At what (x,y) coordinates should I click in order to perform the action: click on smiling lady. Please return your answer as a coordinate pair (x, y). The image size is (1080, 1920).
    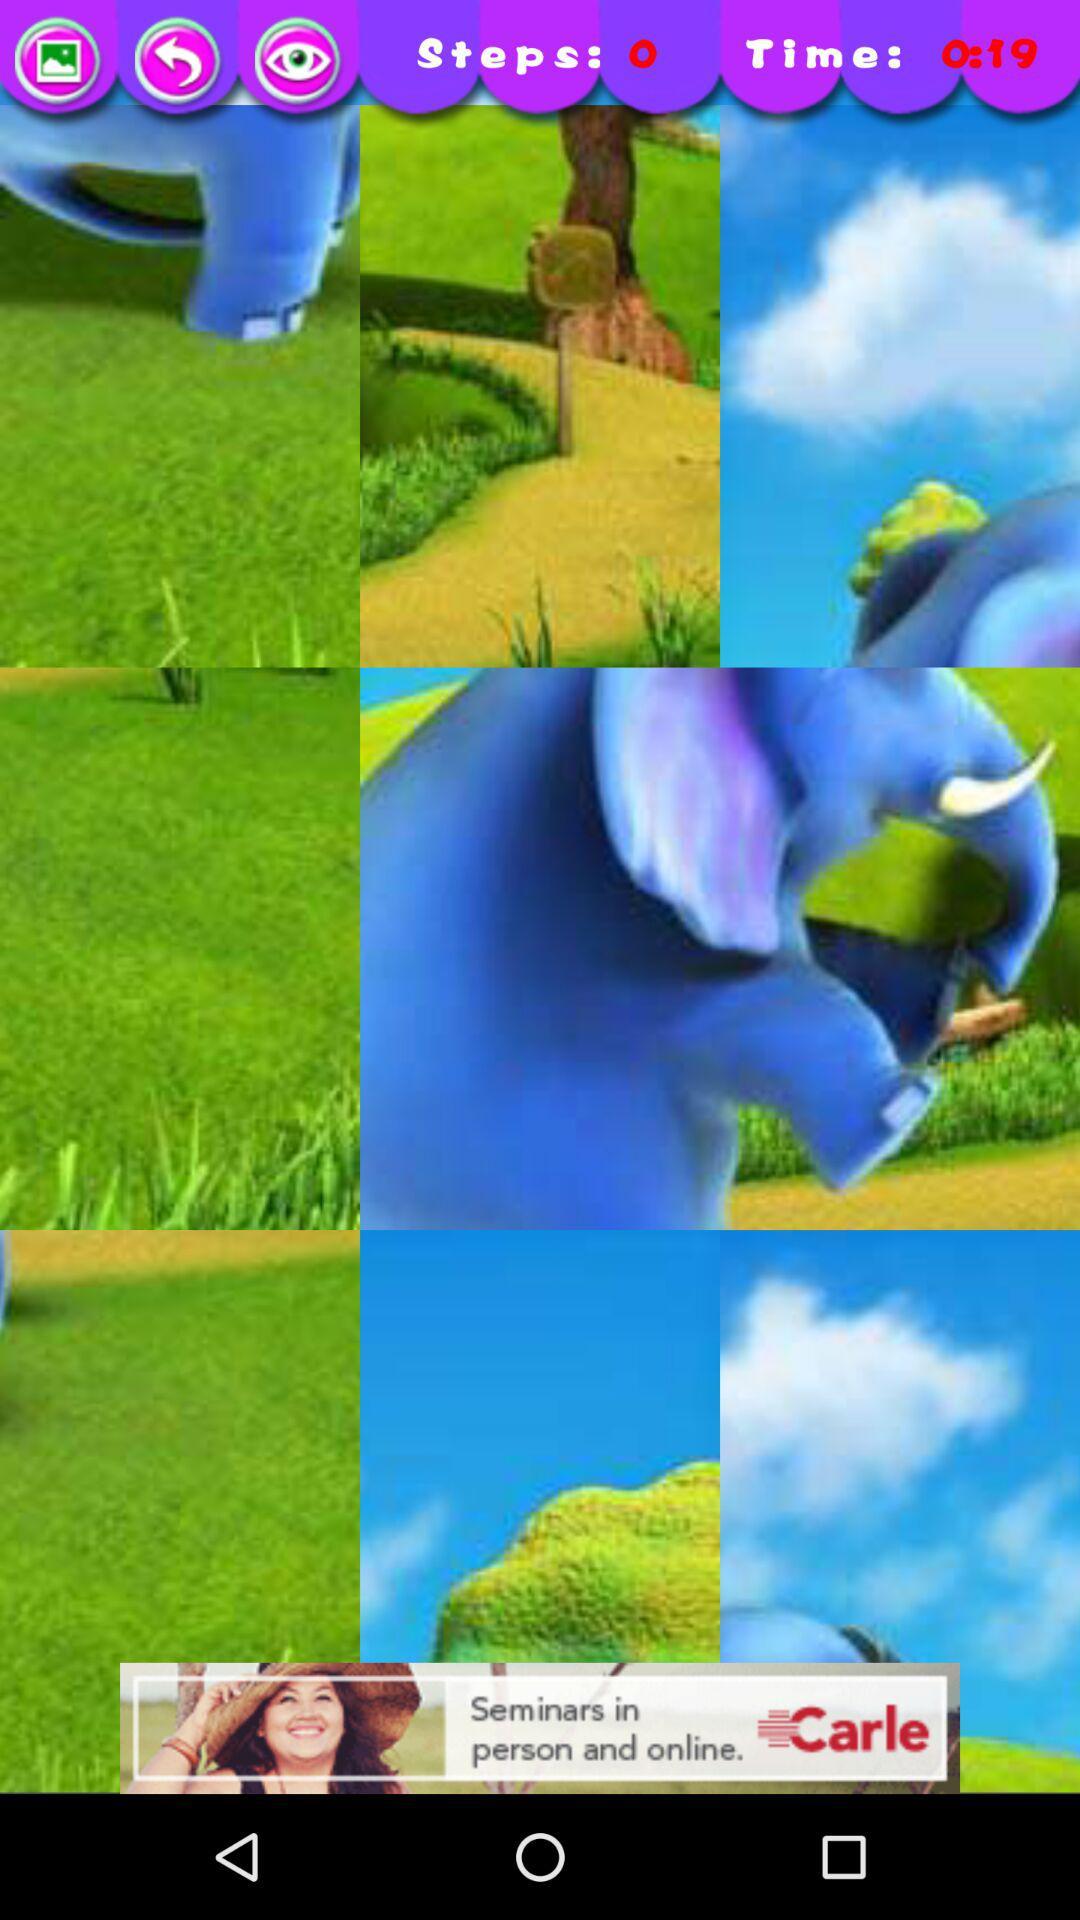
    Looking at the image, I should click on (540, 1727).